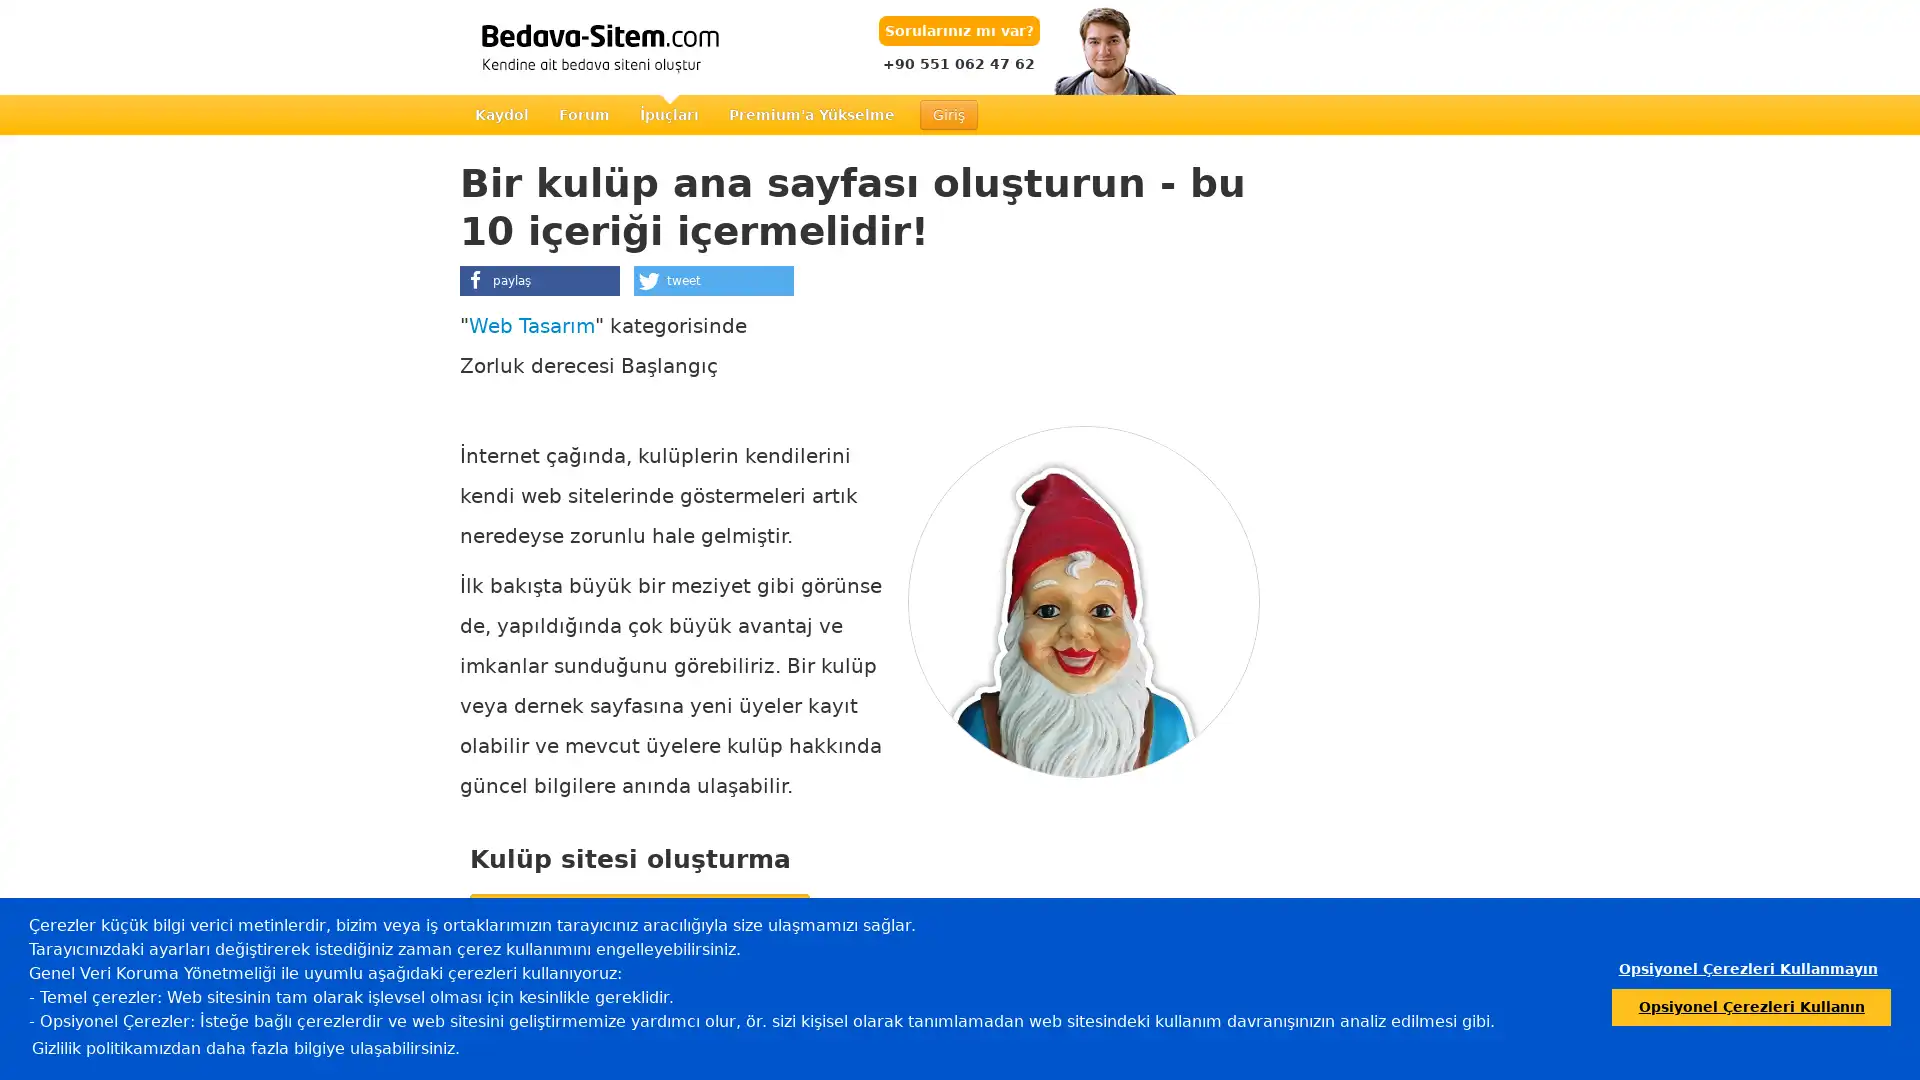  Describe the element at coordinates (1750, 1006) in the screenshot. I see `allow cookies` at that location.